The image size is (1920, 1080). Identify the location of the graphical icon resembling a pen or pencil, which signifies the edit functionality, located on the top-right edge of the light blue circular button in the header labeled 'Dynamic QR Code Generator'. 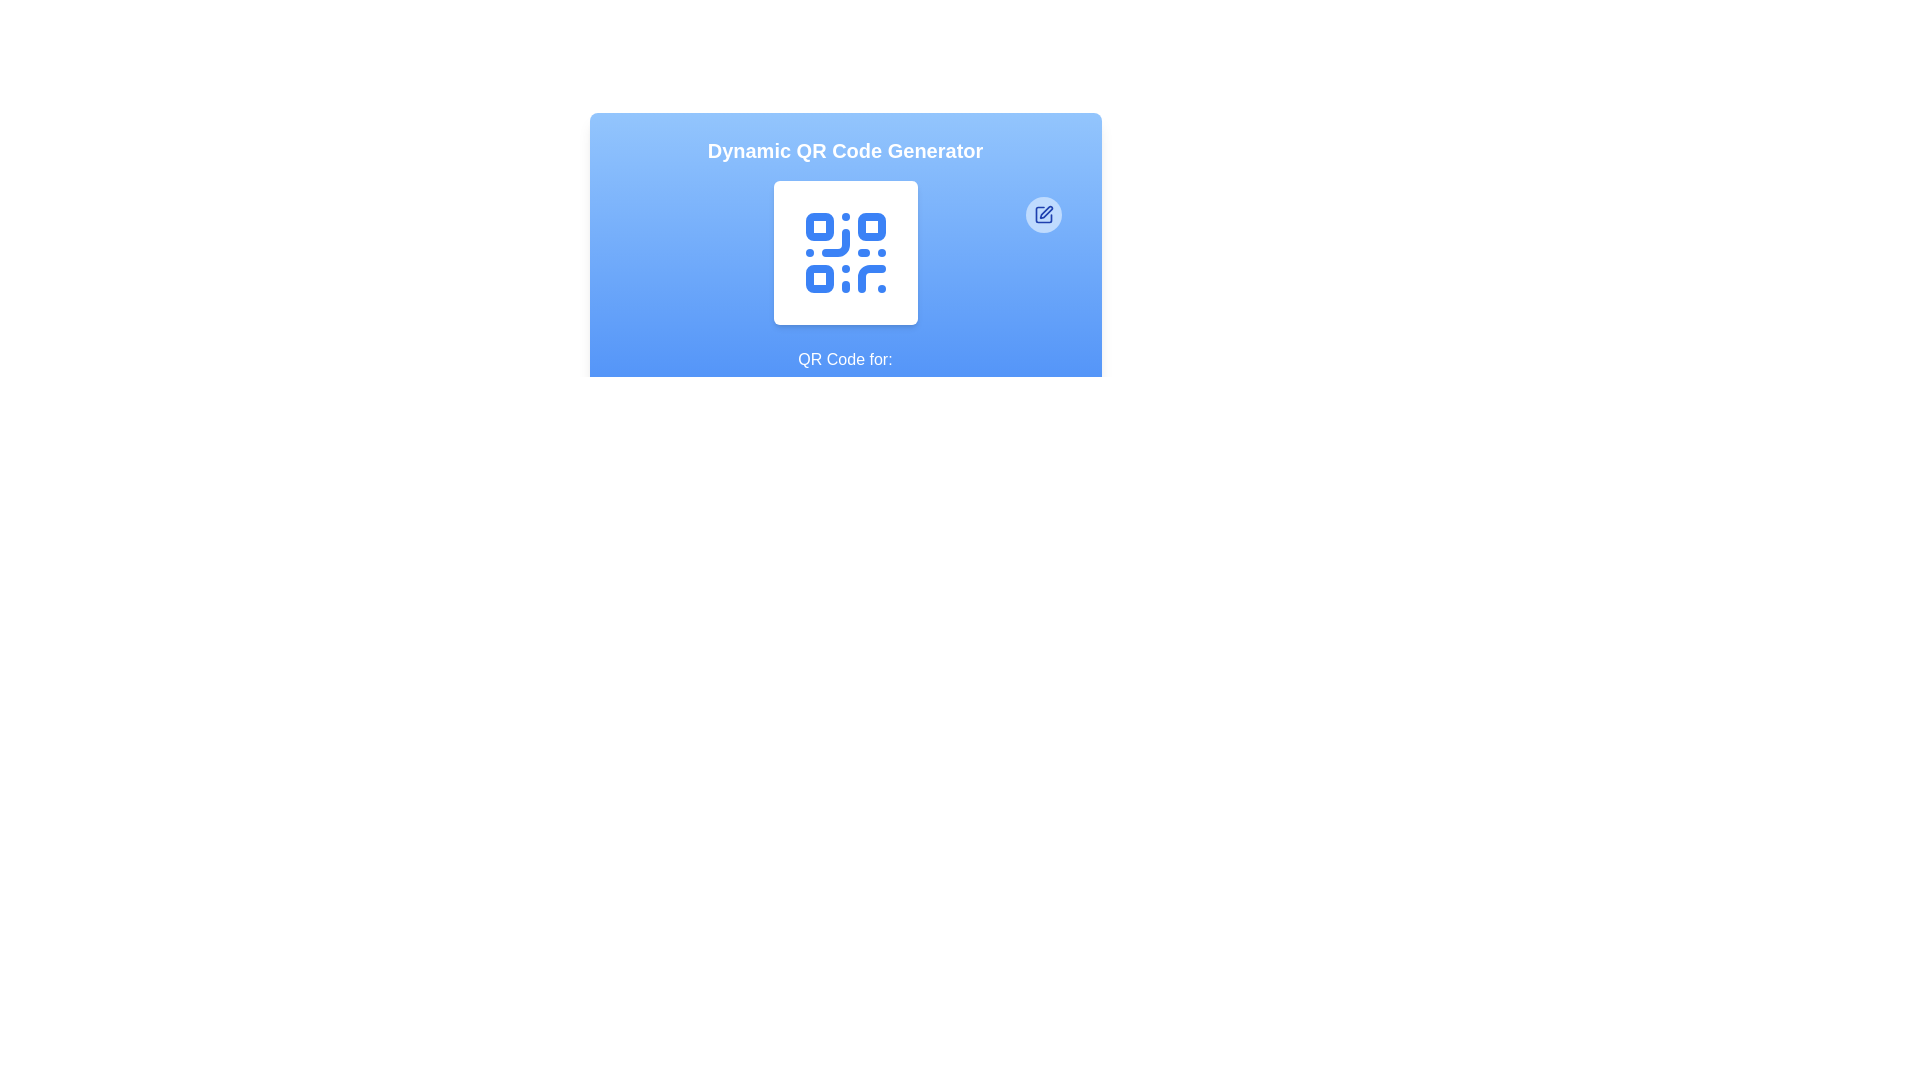
(1042, 215).